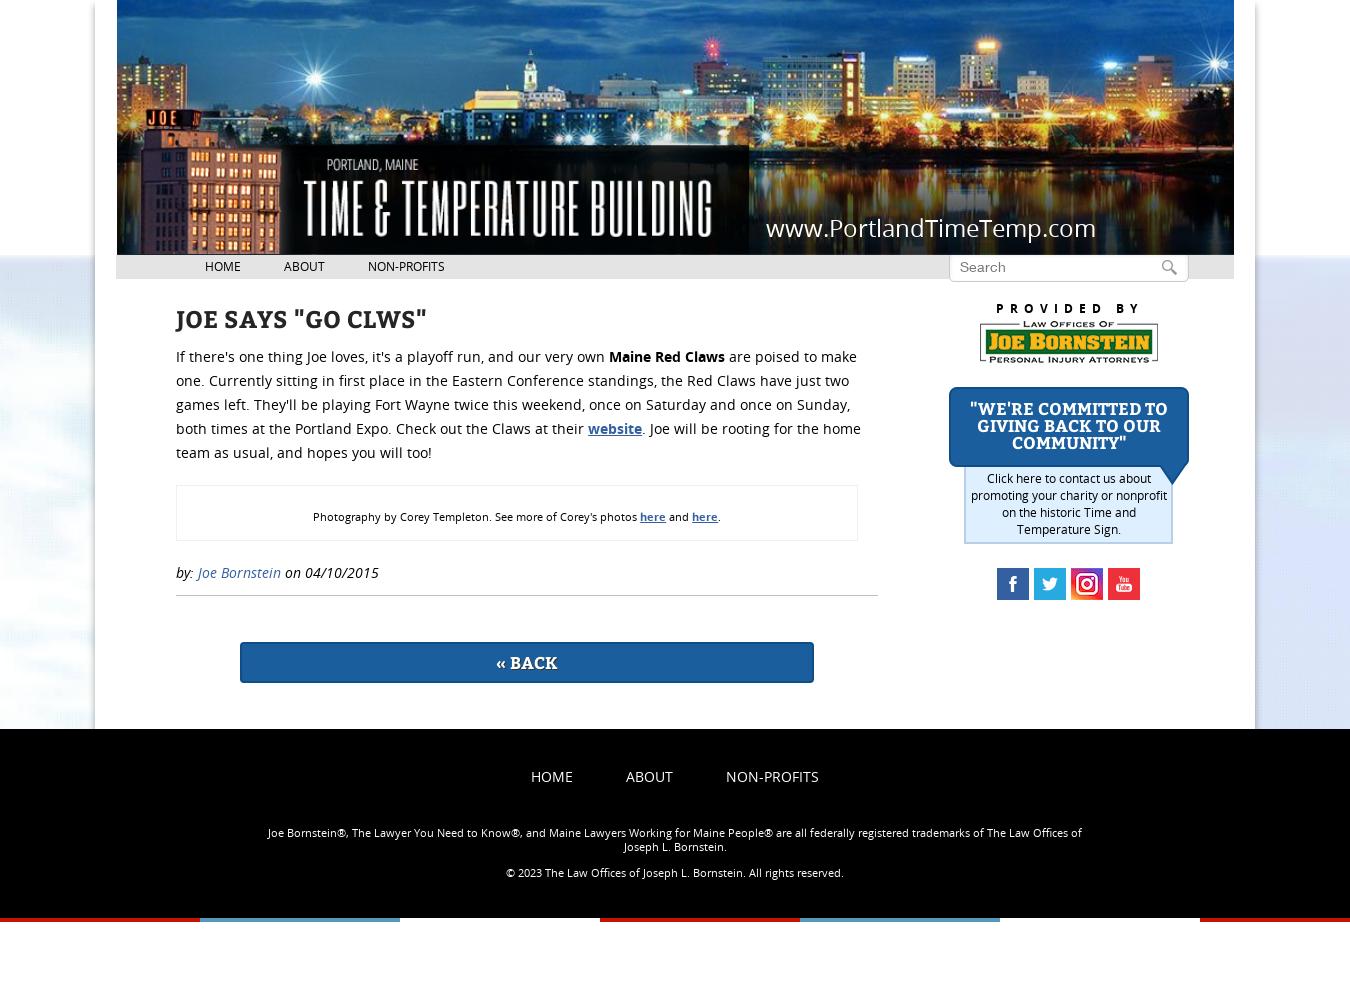  Describe the element at coordinates (176, 439) in the screenshot. I see `'. Joe will be rooting for the home team as usual, and hopes you will too!'` at that location.